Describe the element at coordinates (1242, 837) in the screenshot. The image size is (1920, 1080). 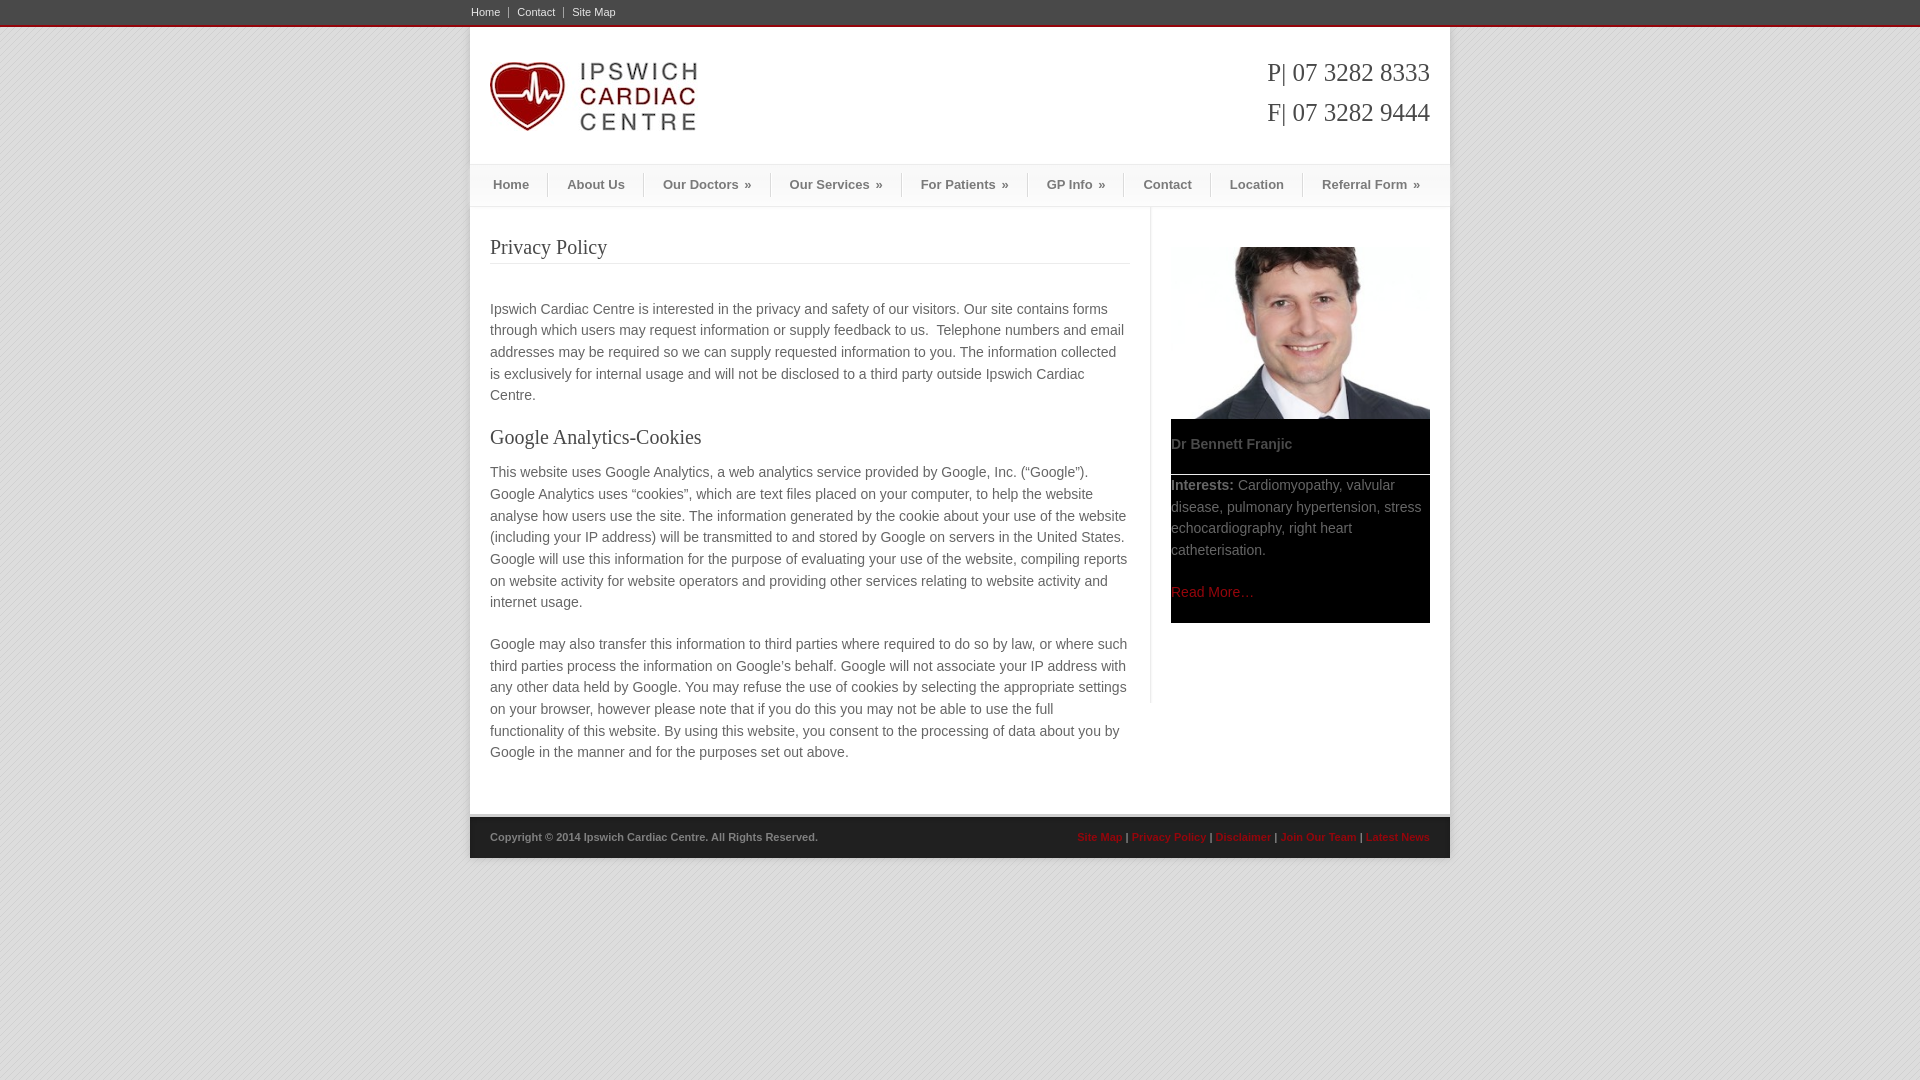
I see `'Disclaimer'` at that location.